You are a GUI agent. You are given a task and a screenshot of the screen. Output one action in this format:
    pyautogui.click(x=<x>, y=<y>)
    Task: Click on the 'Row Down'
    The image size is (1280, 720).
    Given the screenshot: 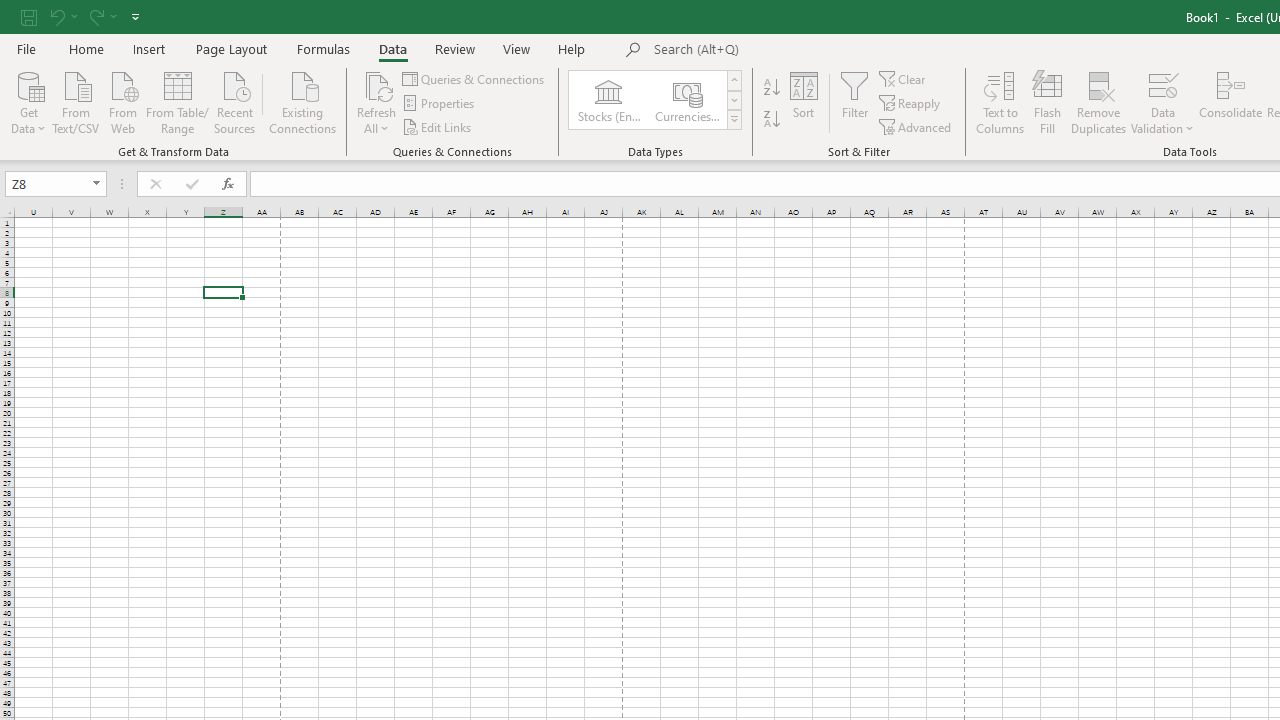 What is the action you would take?
    pyautogui.click(x=733, y=100)
    